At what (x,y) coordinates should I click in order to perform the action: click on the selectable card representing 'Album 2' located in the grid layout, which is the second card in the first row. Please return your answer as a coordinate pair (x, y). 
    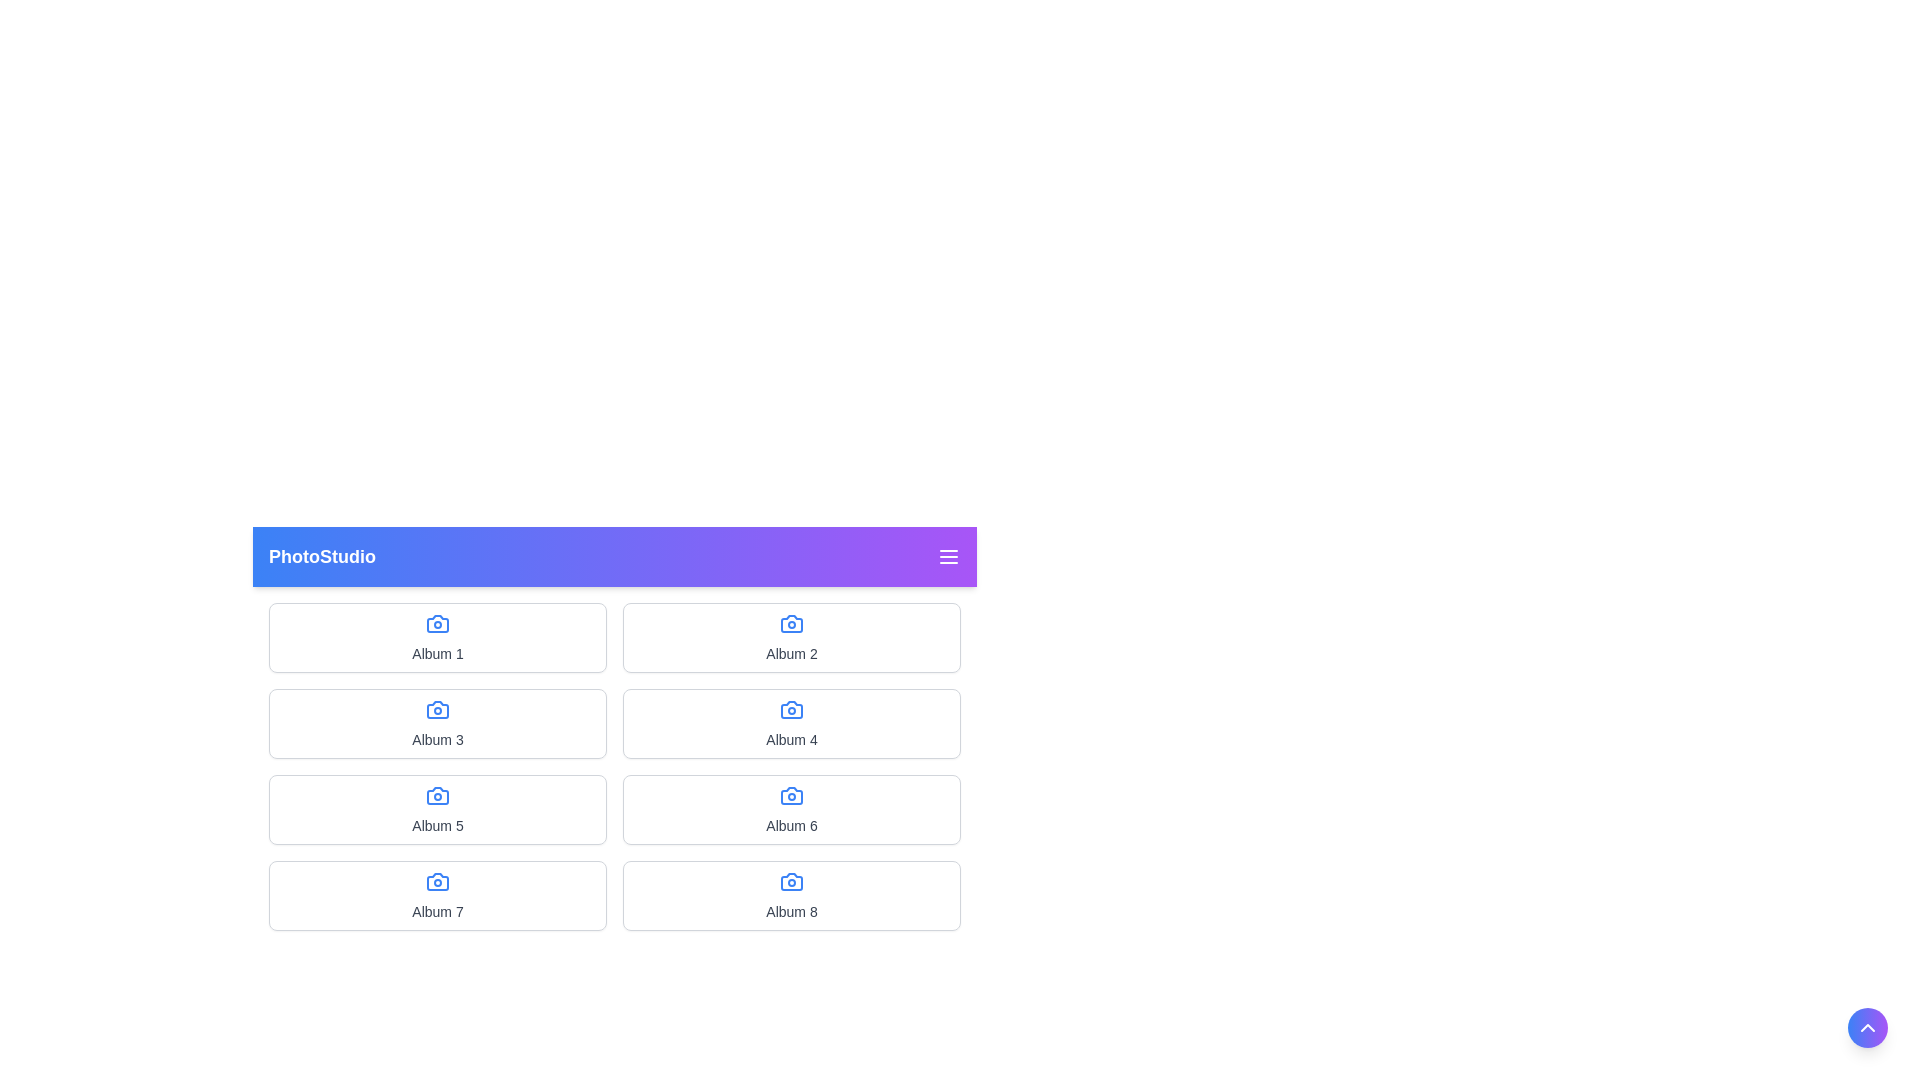
    Looking at the image, I should click on (791, 637).